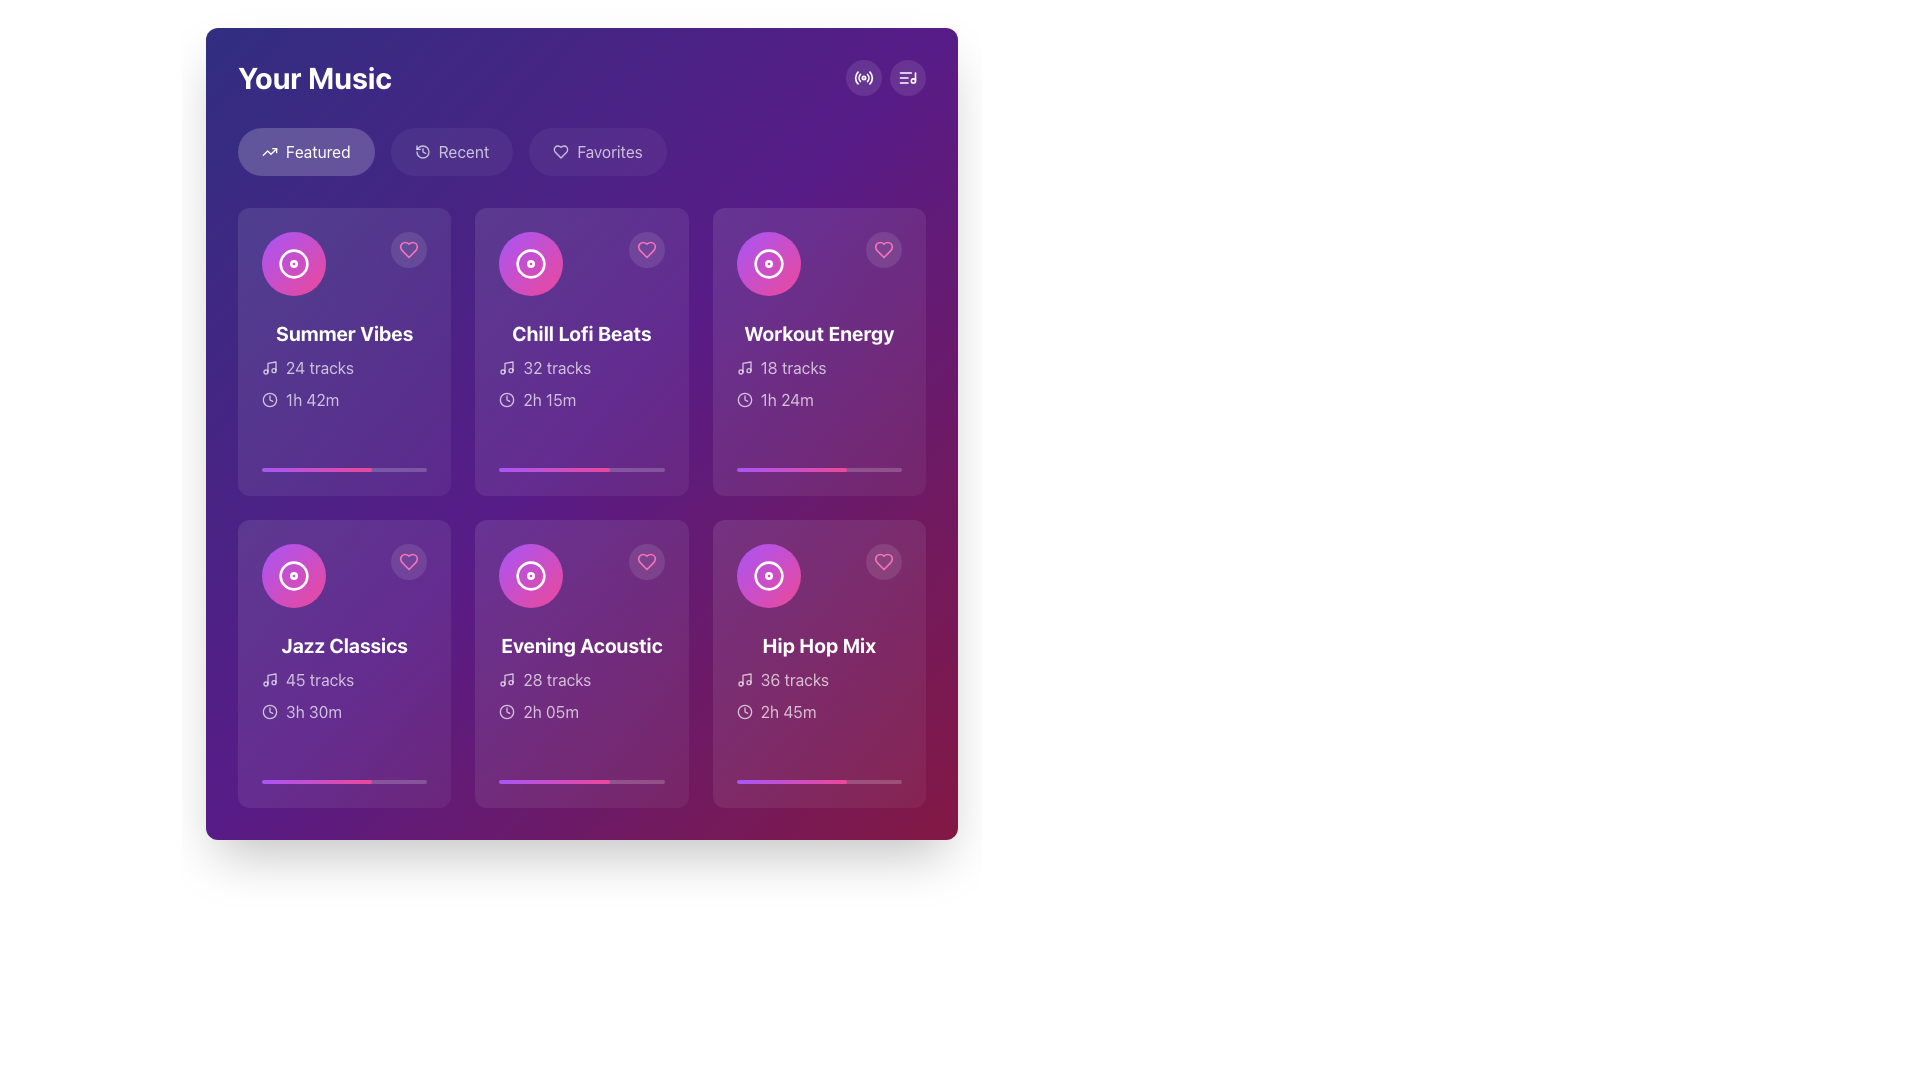 This screenshot has height=1080, width=1920. I want to click on the text label displaying '2h 15m' which is positioned next to a small clock icon in the second item of the top row of the grid, so click(549, 400).